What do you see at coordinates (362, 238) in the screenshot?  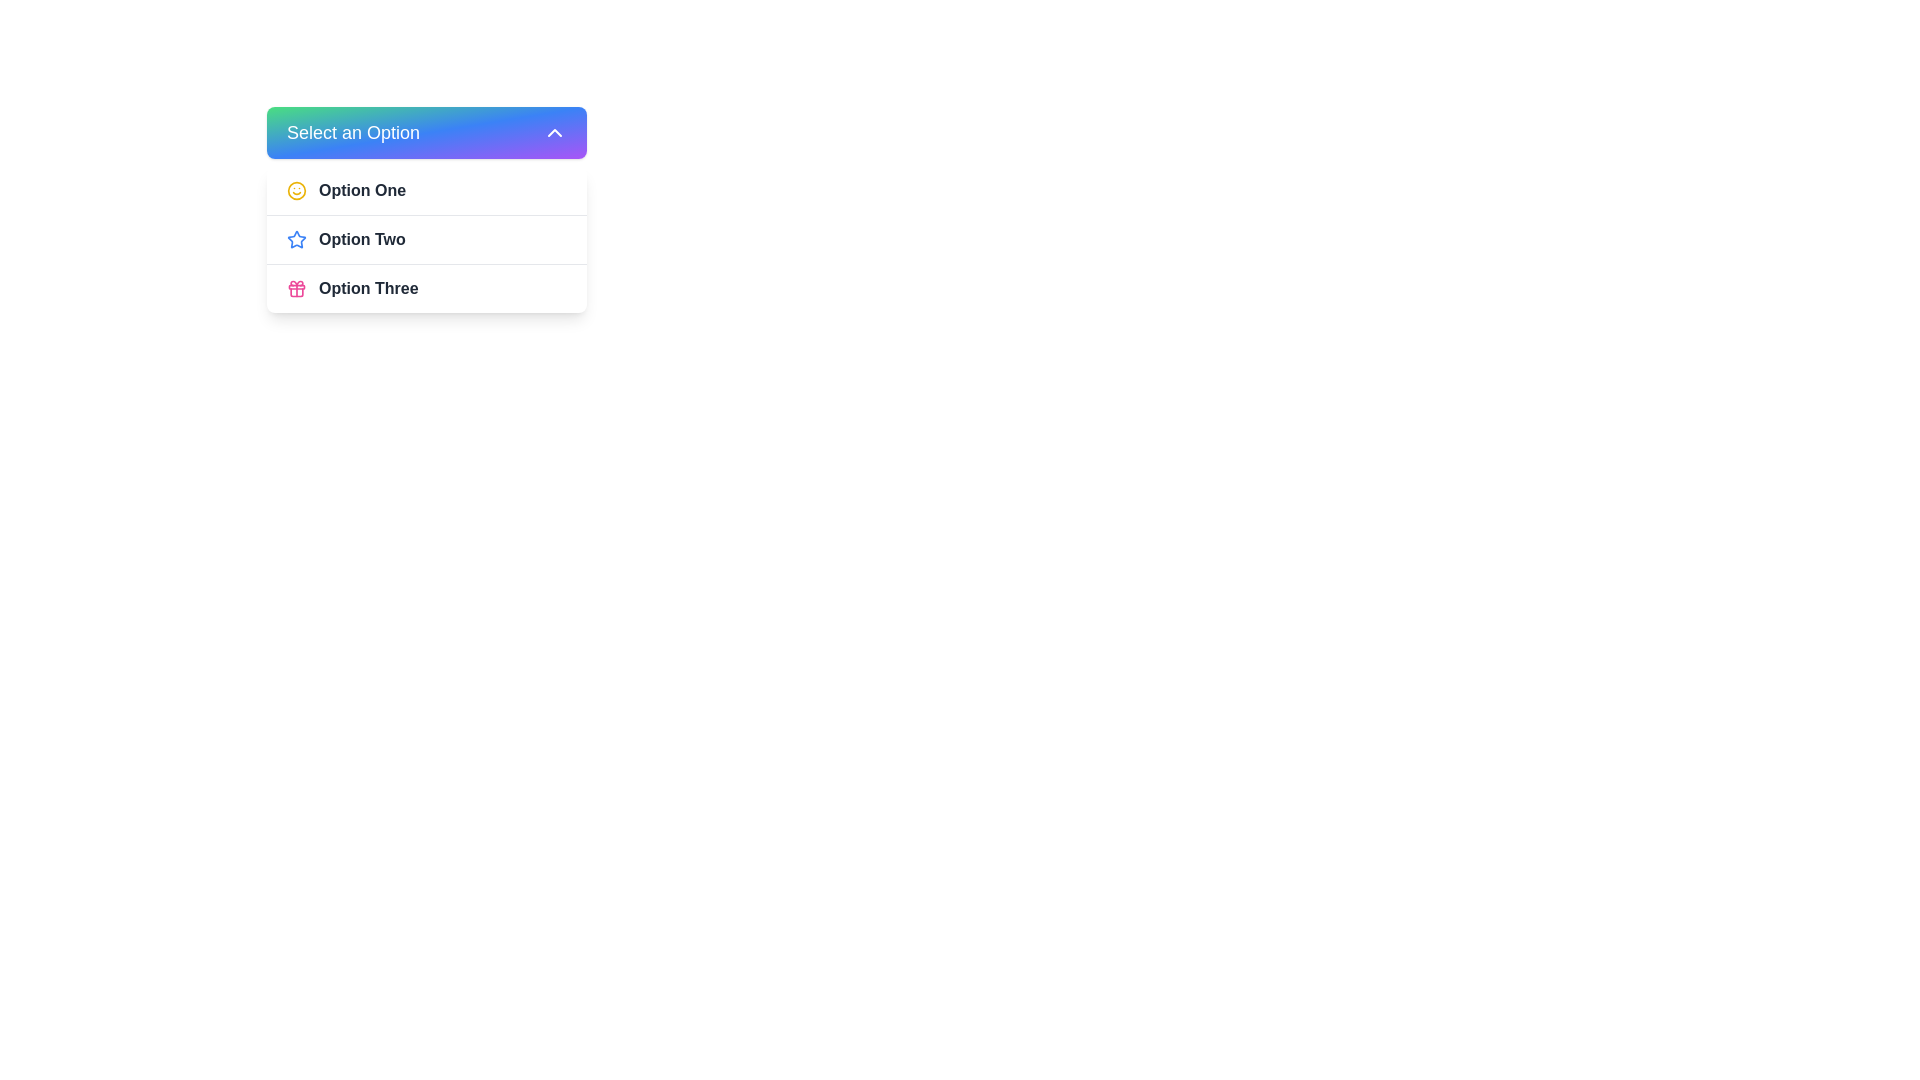 I see `the text label 'Option Two' which is the second item in a dropdown menu` at bounding box center [362, 238].